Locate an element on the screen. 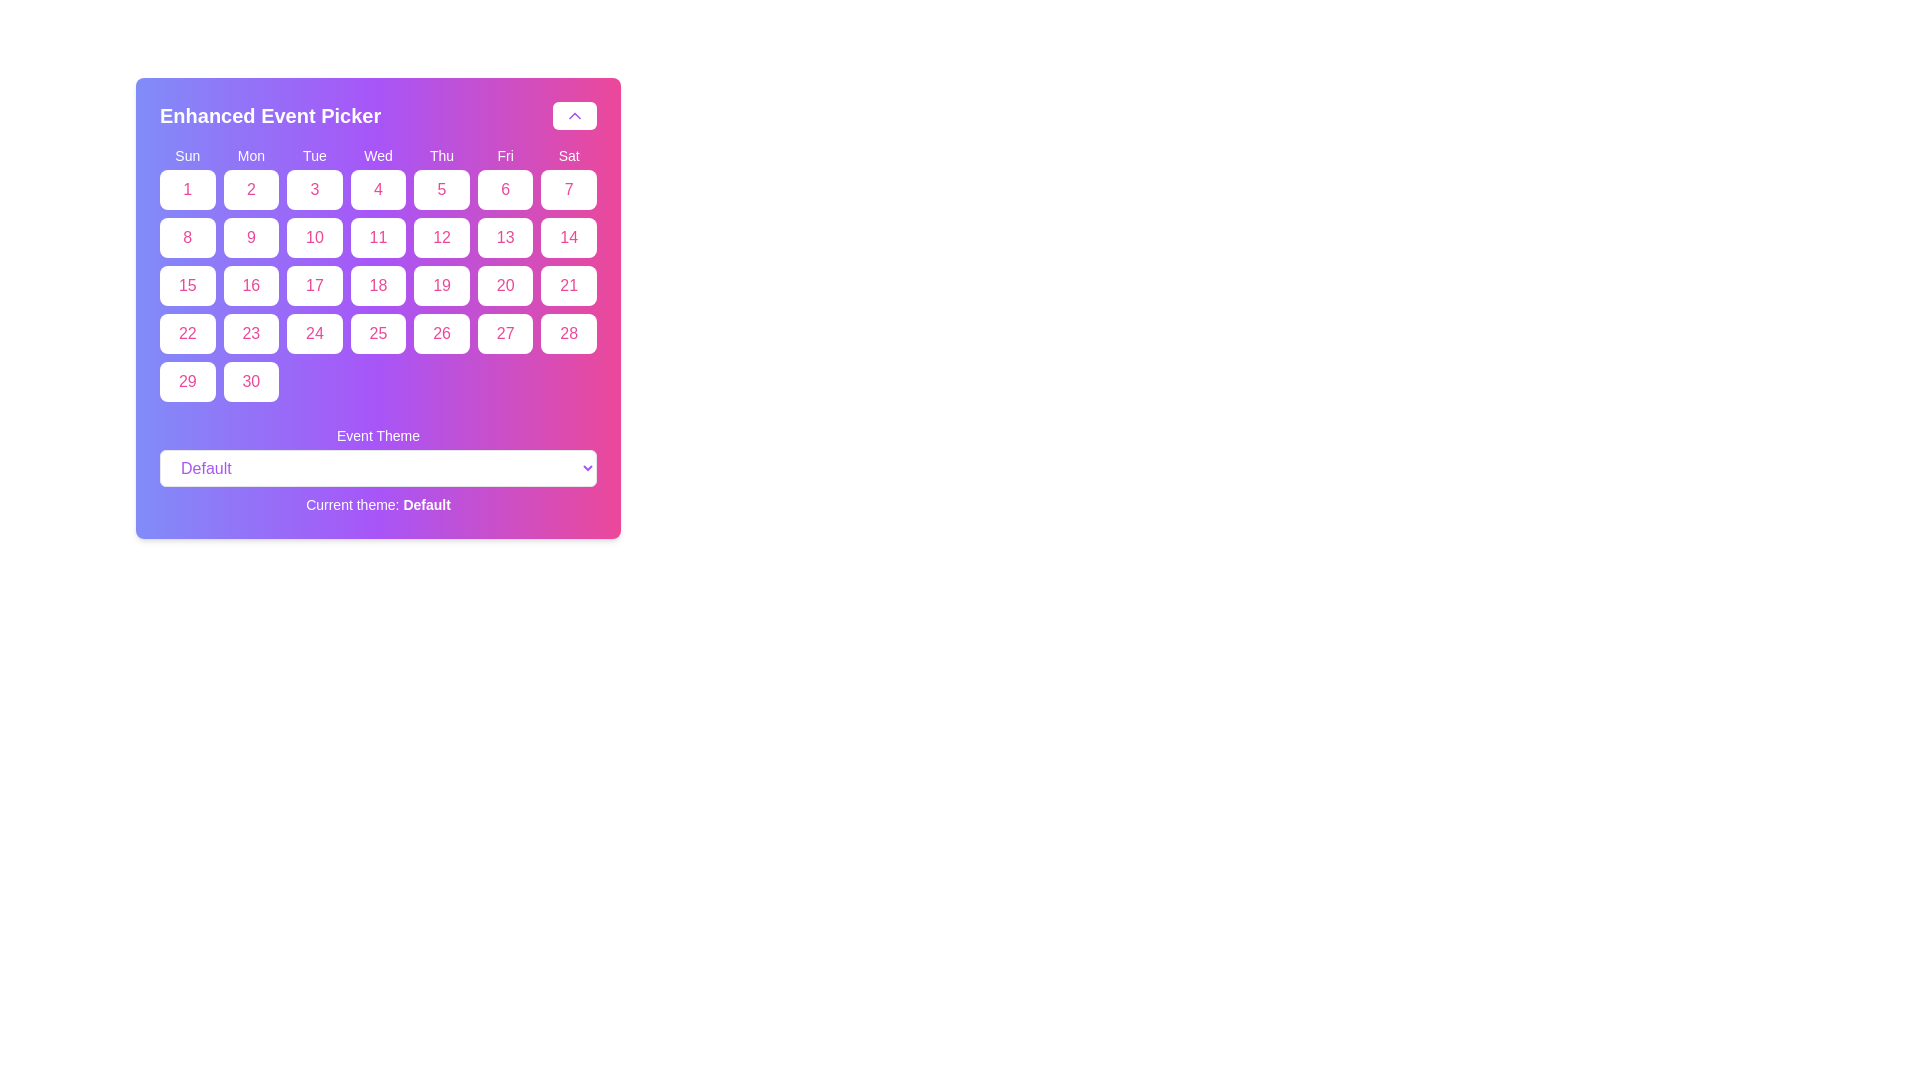  the row of text labels representing the days of the week ('Sun', 'Mon', 'Tue', 'Wed', 'Thu', 'Fri', 'Sat') at the top of the calendar grid is located at coordinates (378, 154).